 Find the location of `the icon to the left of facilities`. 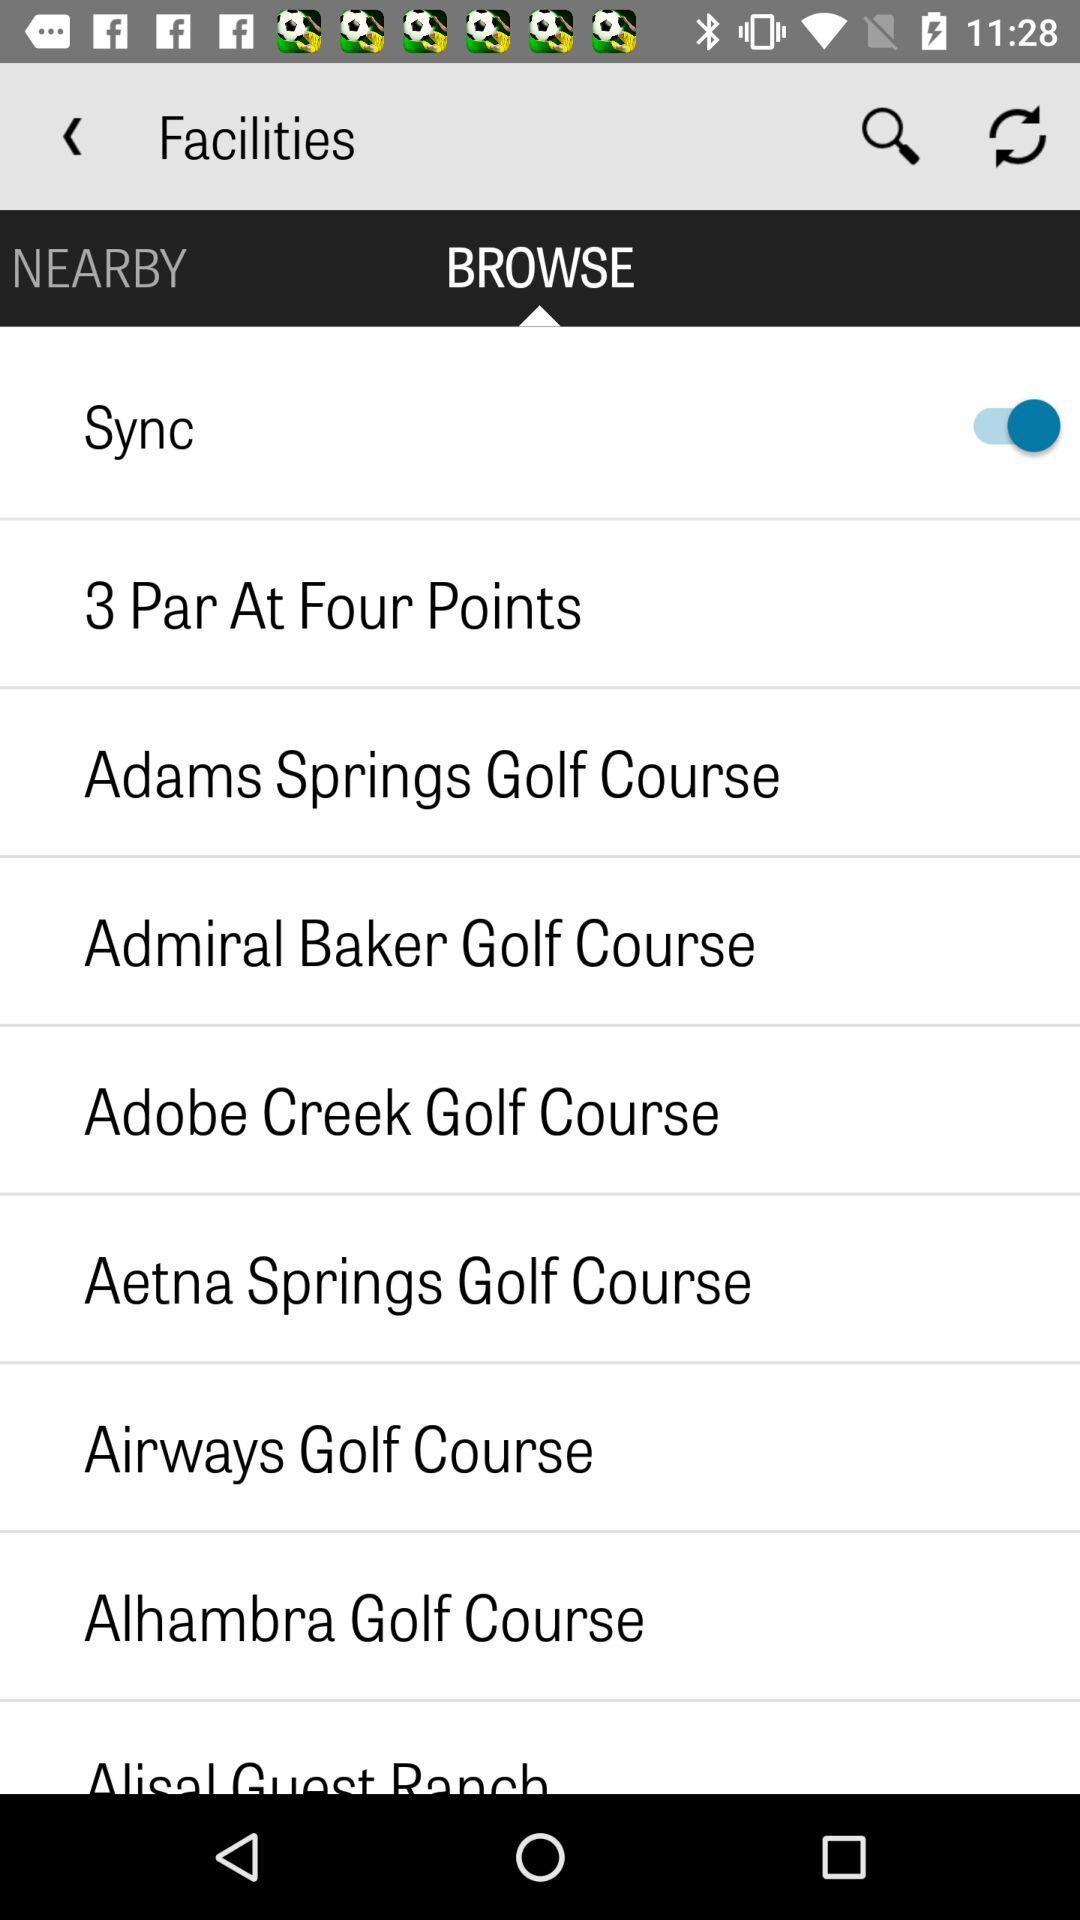

the icon to the left of facilities is located at coordinates (72, 135).